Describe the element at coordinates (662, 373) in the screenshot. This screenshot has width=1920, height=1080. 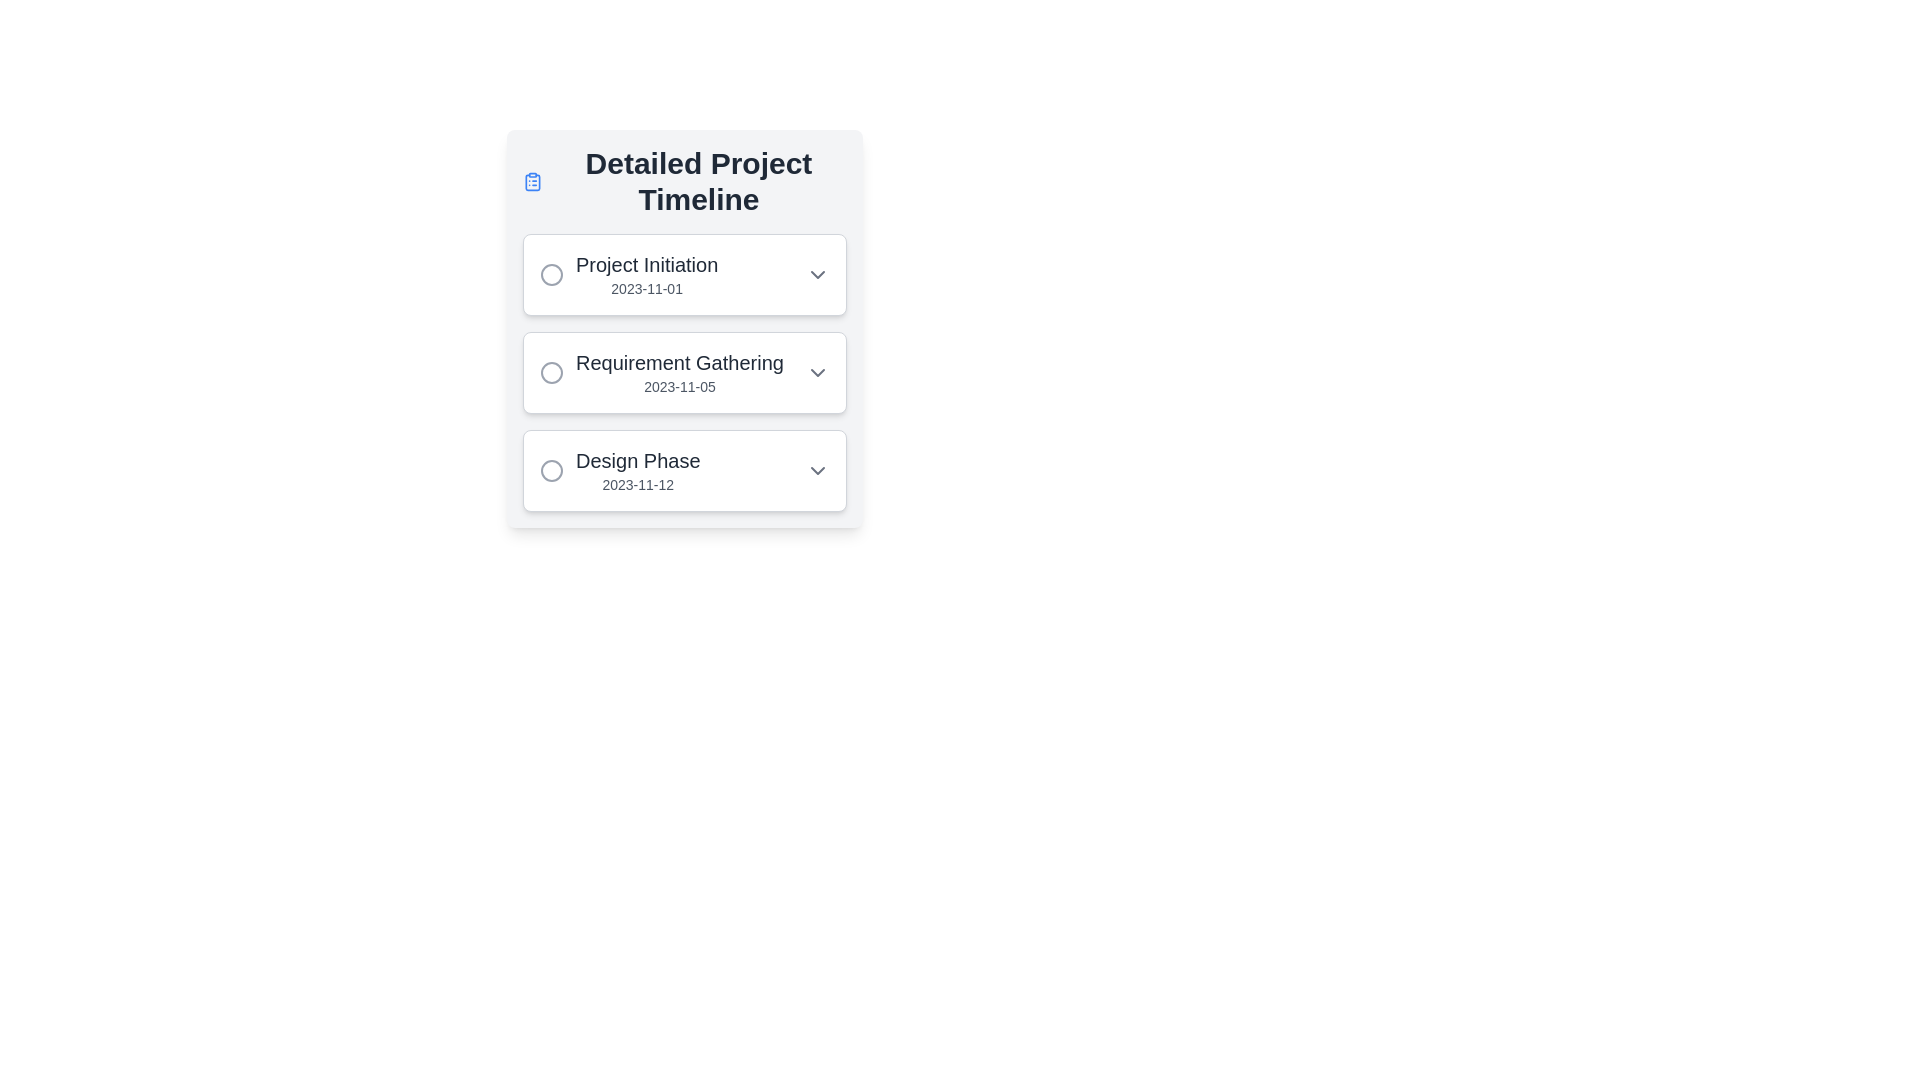
I see `the List item that represents a phase or milestone in the project timeline, located between 'Project Initiation' and 'Design Phase'` at that location.